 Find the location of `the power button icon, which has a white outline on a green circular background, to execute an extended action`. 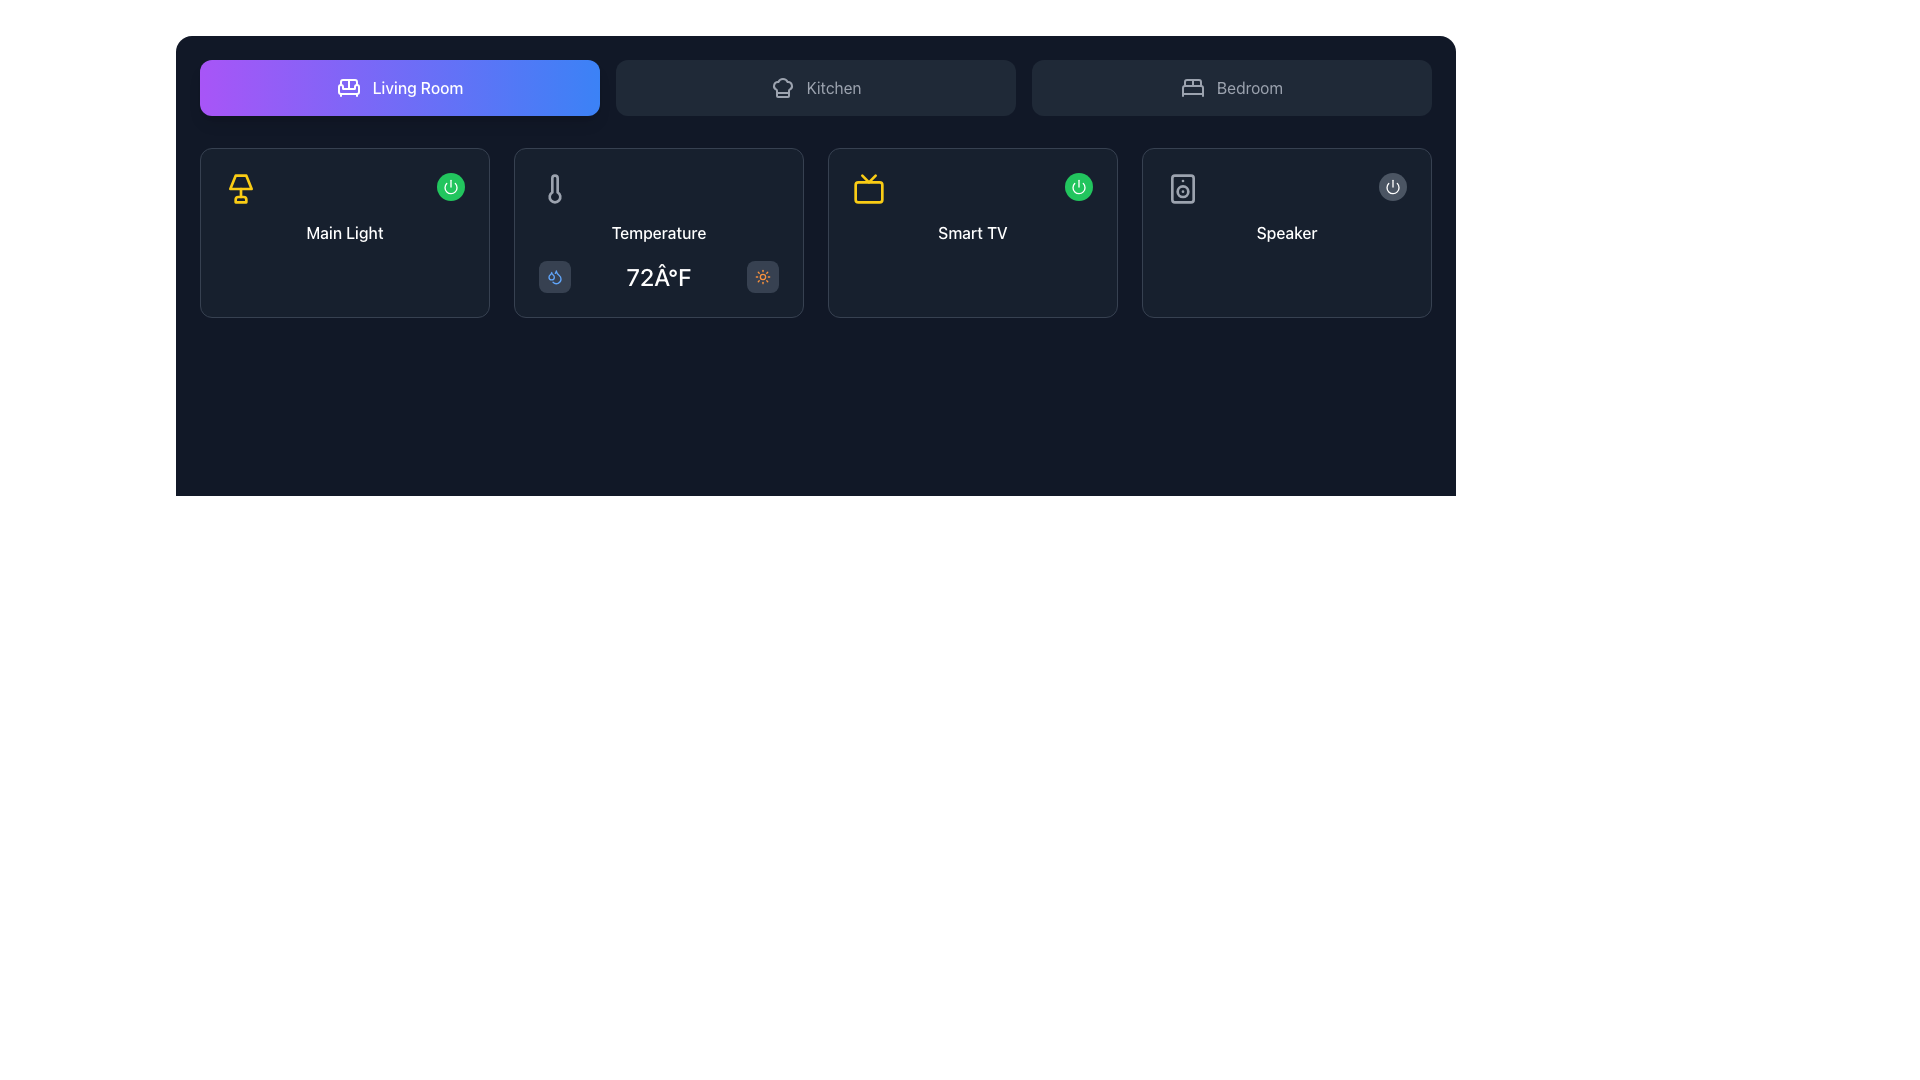

the power button icon, which has a white outline on a green circular background, to execute an extended action is located at coordinates (450, 186).